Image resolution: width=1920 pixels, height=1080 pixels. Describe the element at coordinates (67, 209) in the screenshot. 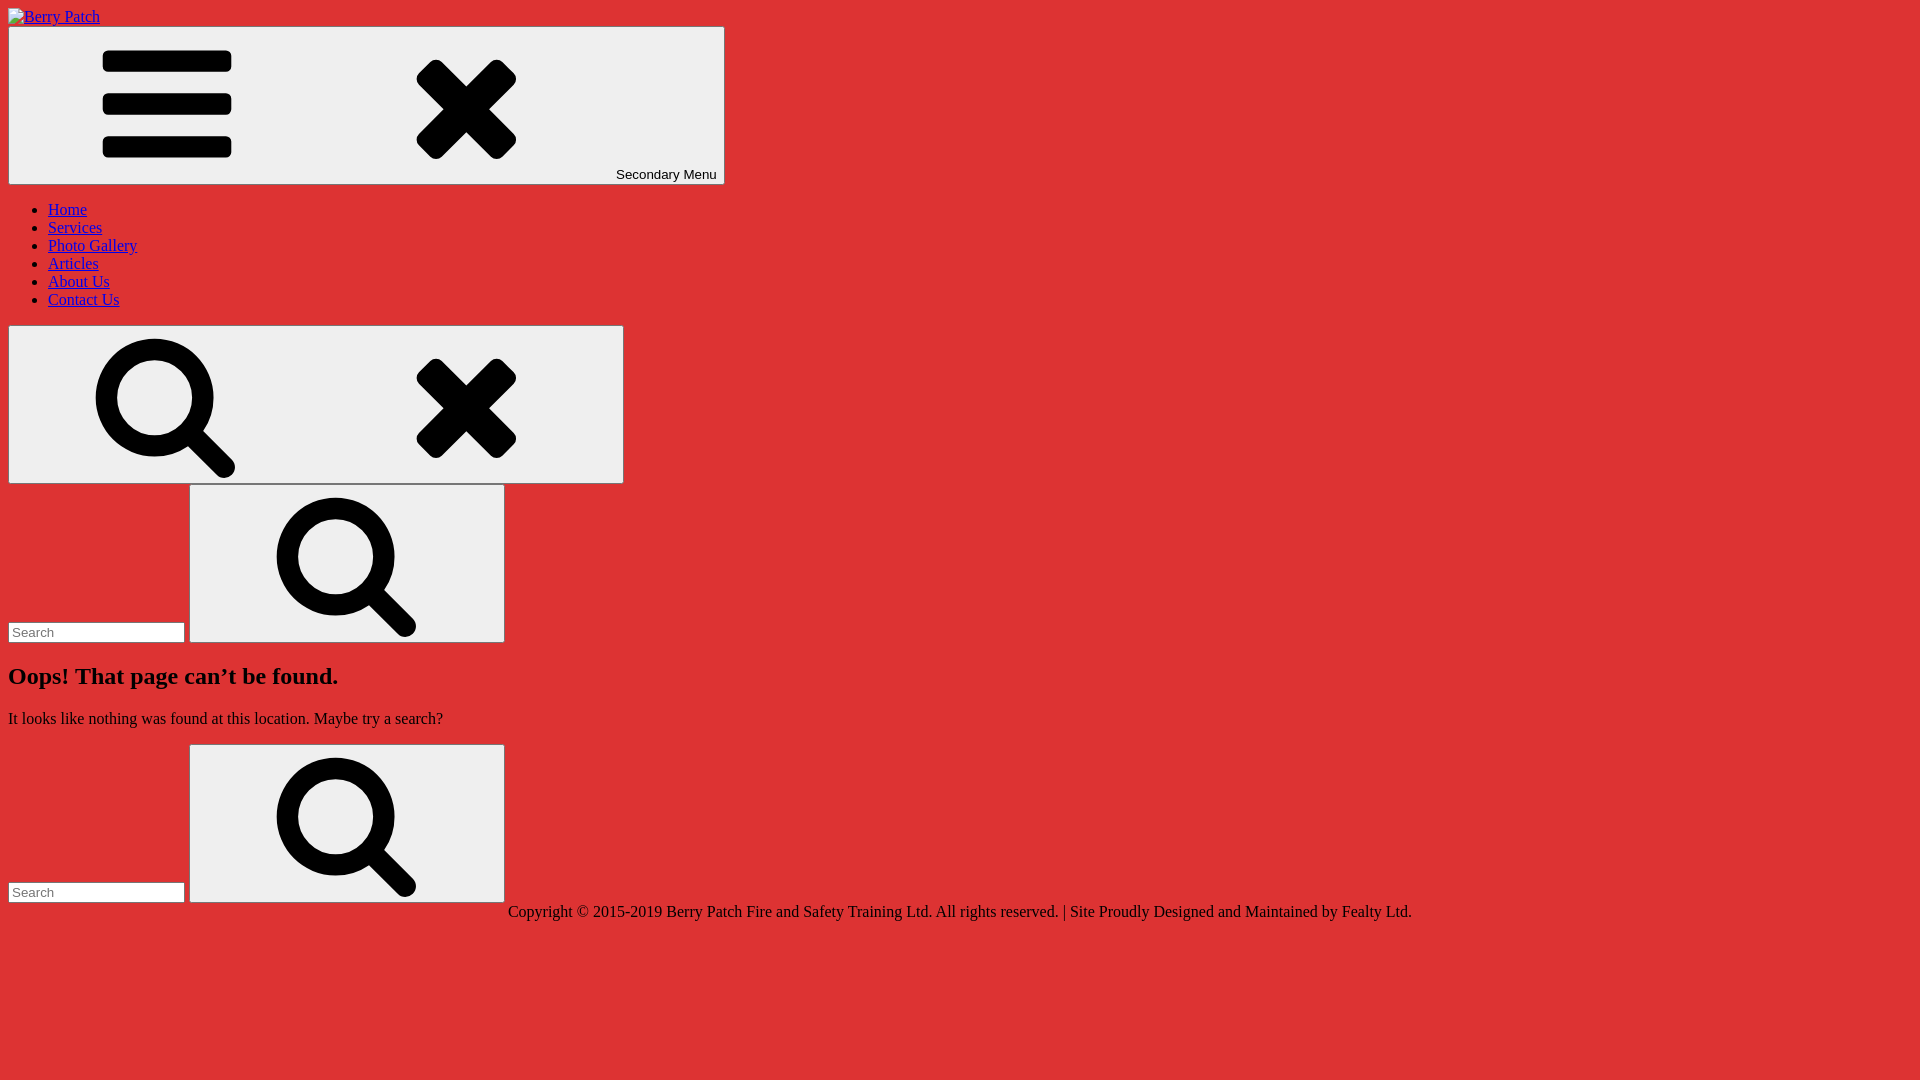

I see `'Home'` at that location.